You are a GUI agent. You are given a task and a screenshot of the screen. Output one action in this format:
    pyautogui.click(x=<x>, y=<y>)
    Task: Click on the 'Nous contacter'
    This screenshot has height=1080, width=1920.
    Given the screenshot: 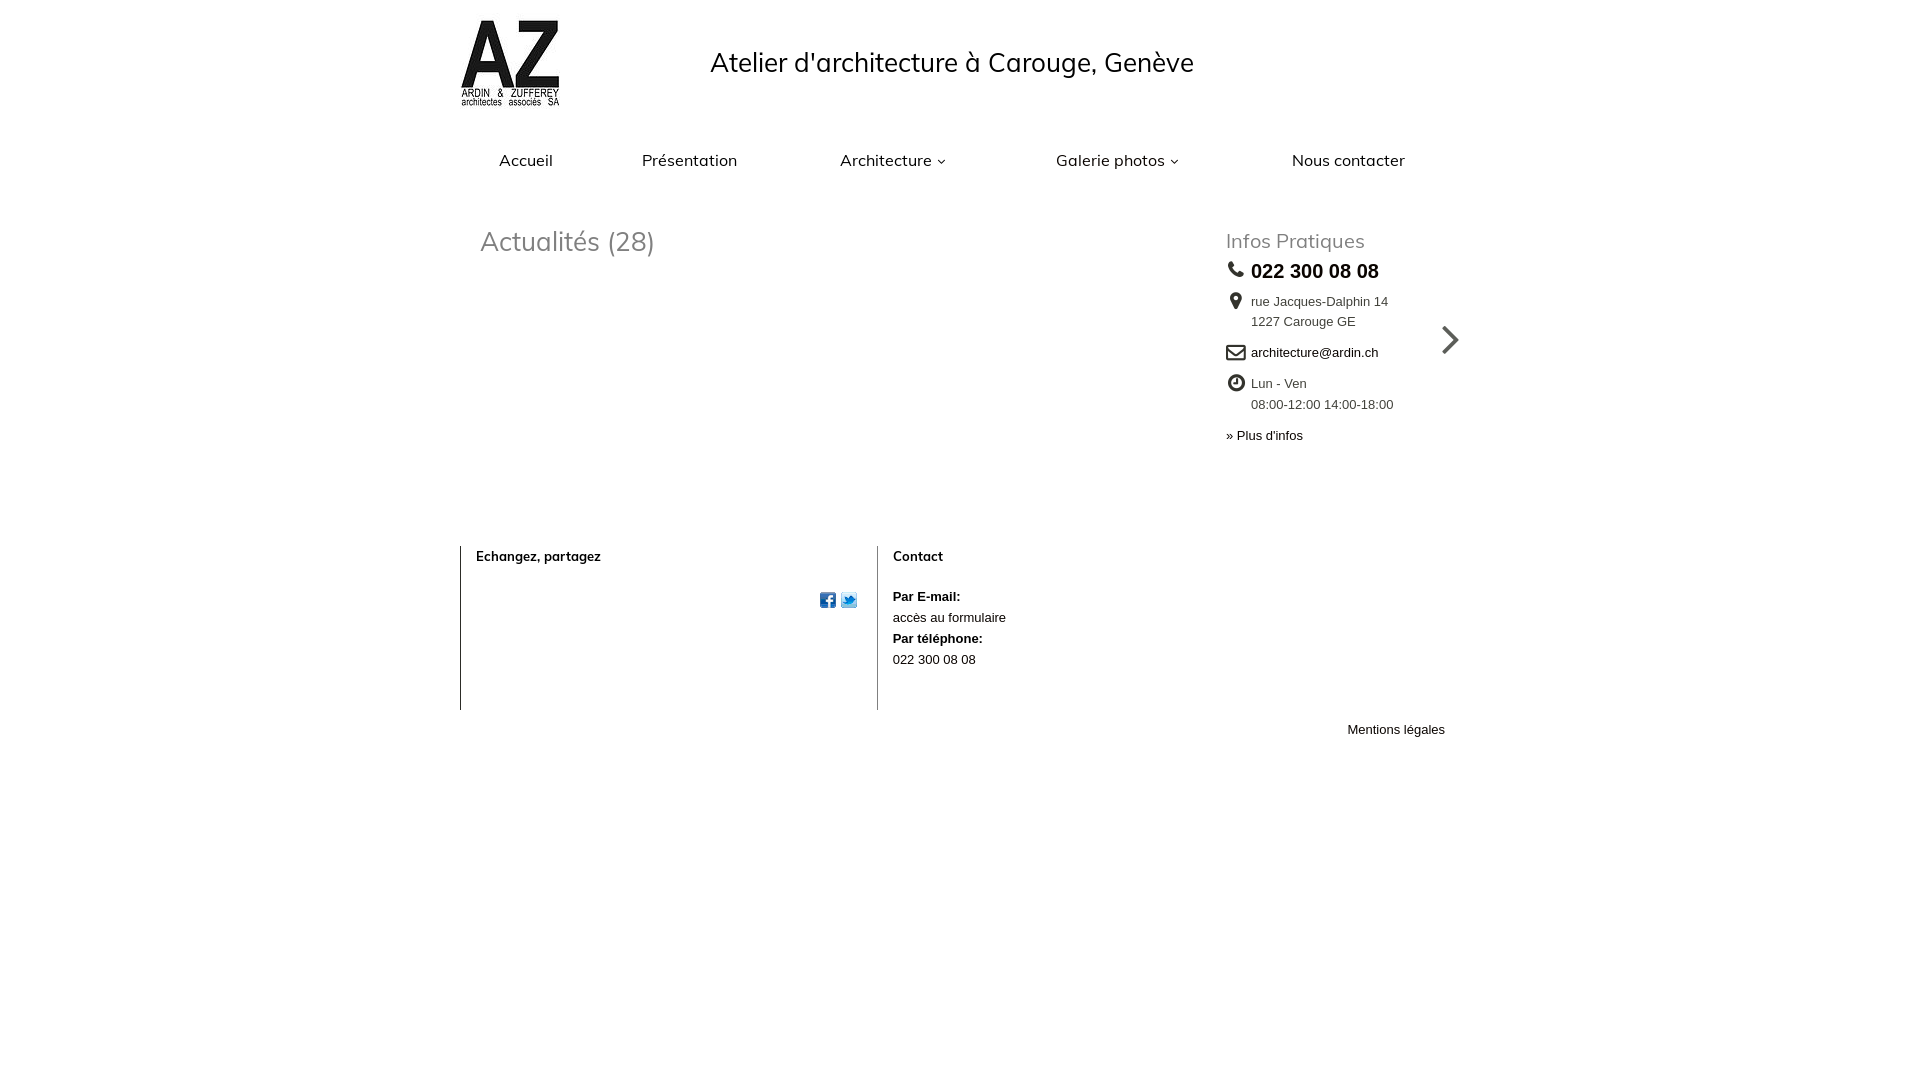 What is the action you would take?
    pyautogui.click(x=1348, y=159)
    